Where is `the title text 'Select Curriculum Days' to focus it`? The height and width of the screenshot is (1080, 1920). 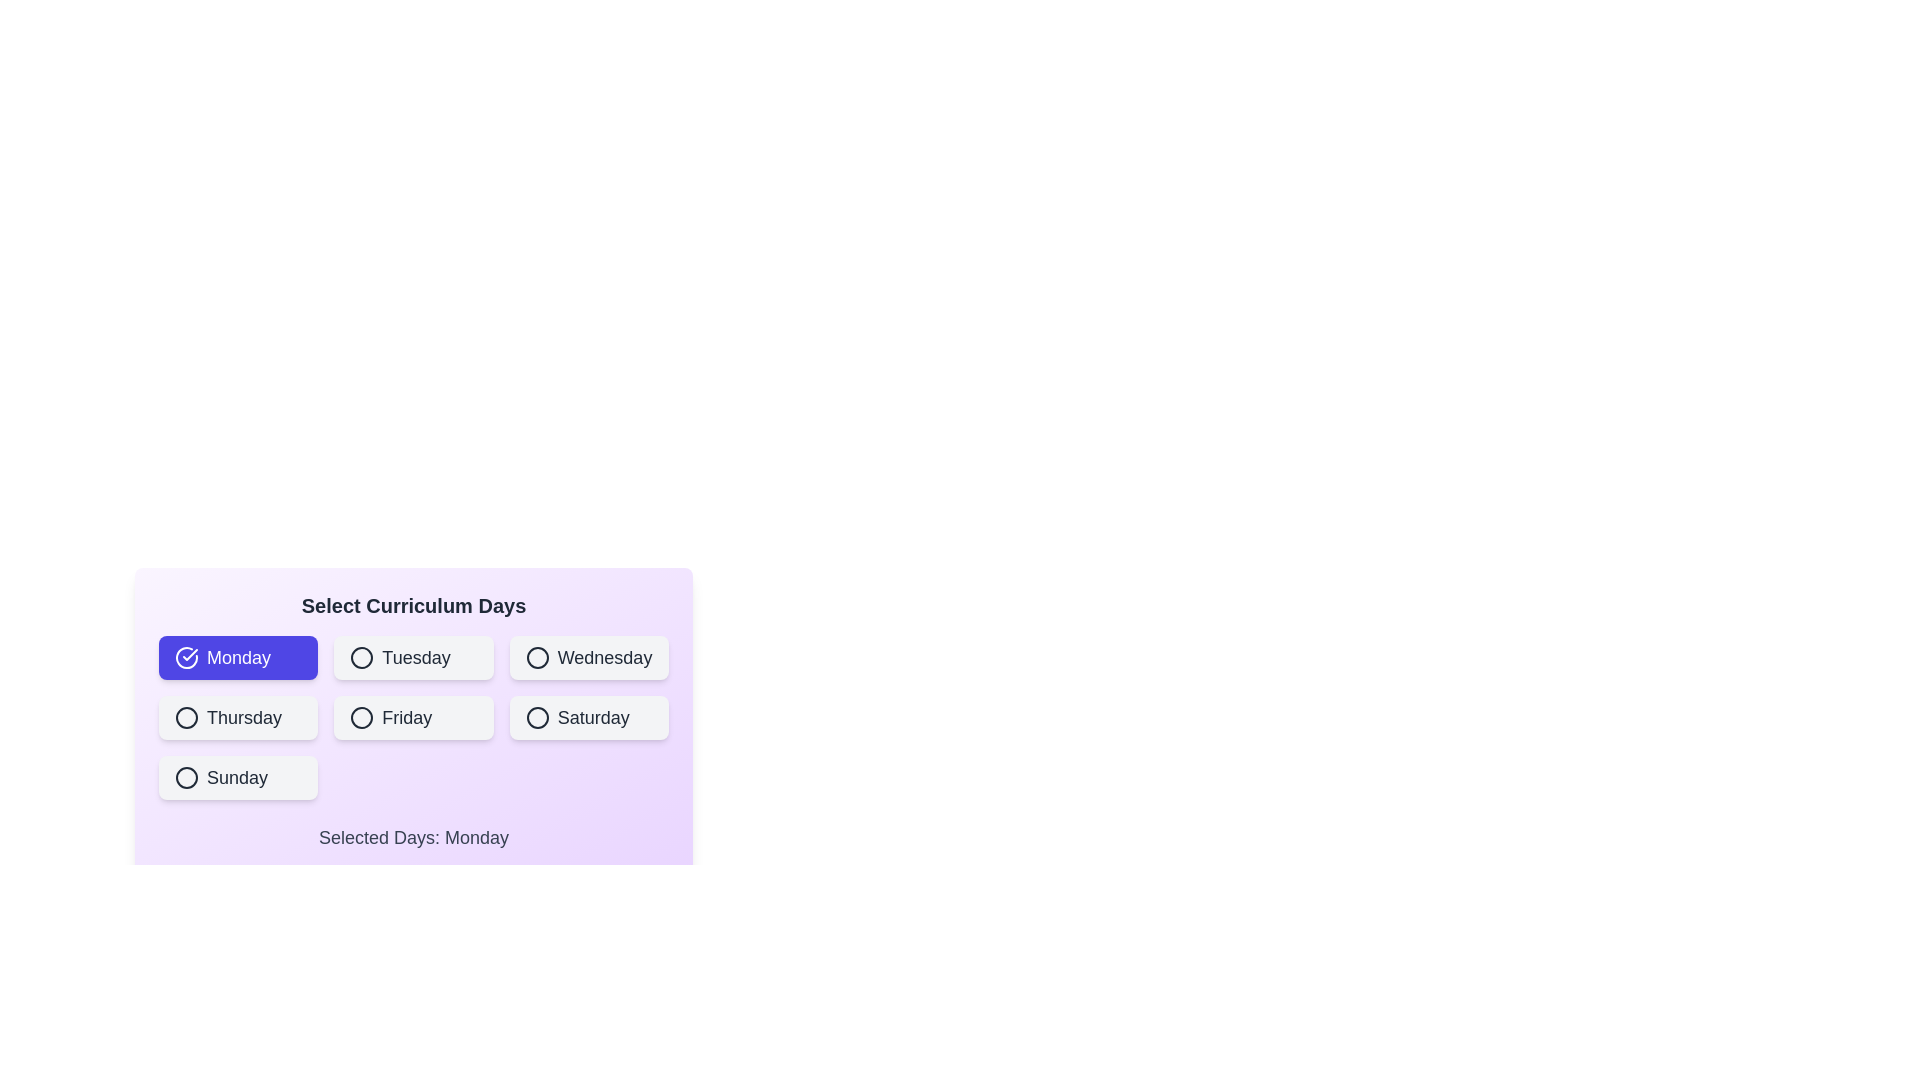
the title text 'Select Curriculum Days' to focus it is located at coordinates (412, 604).